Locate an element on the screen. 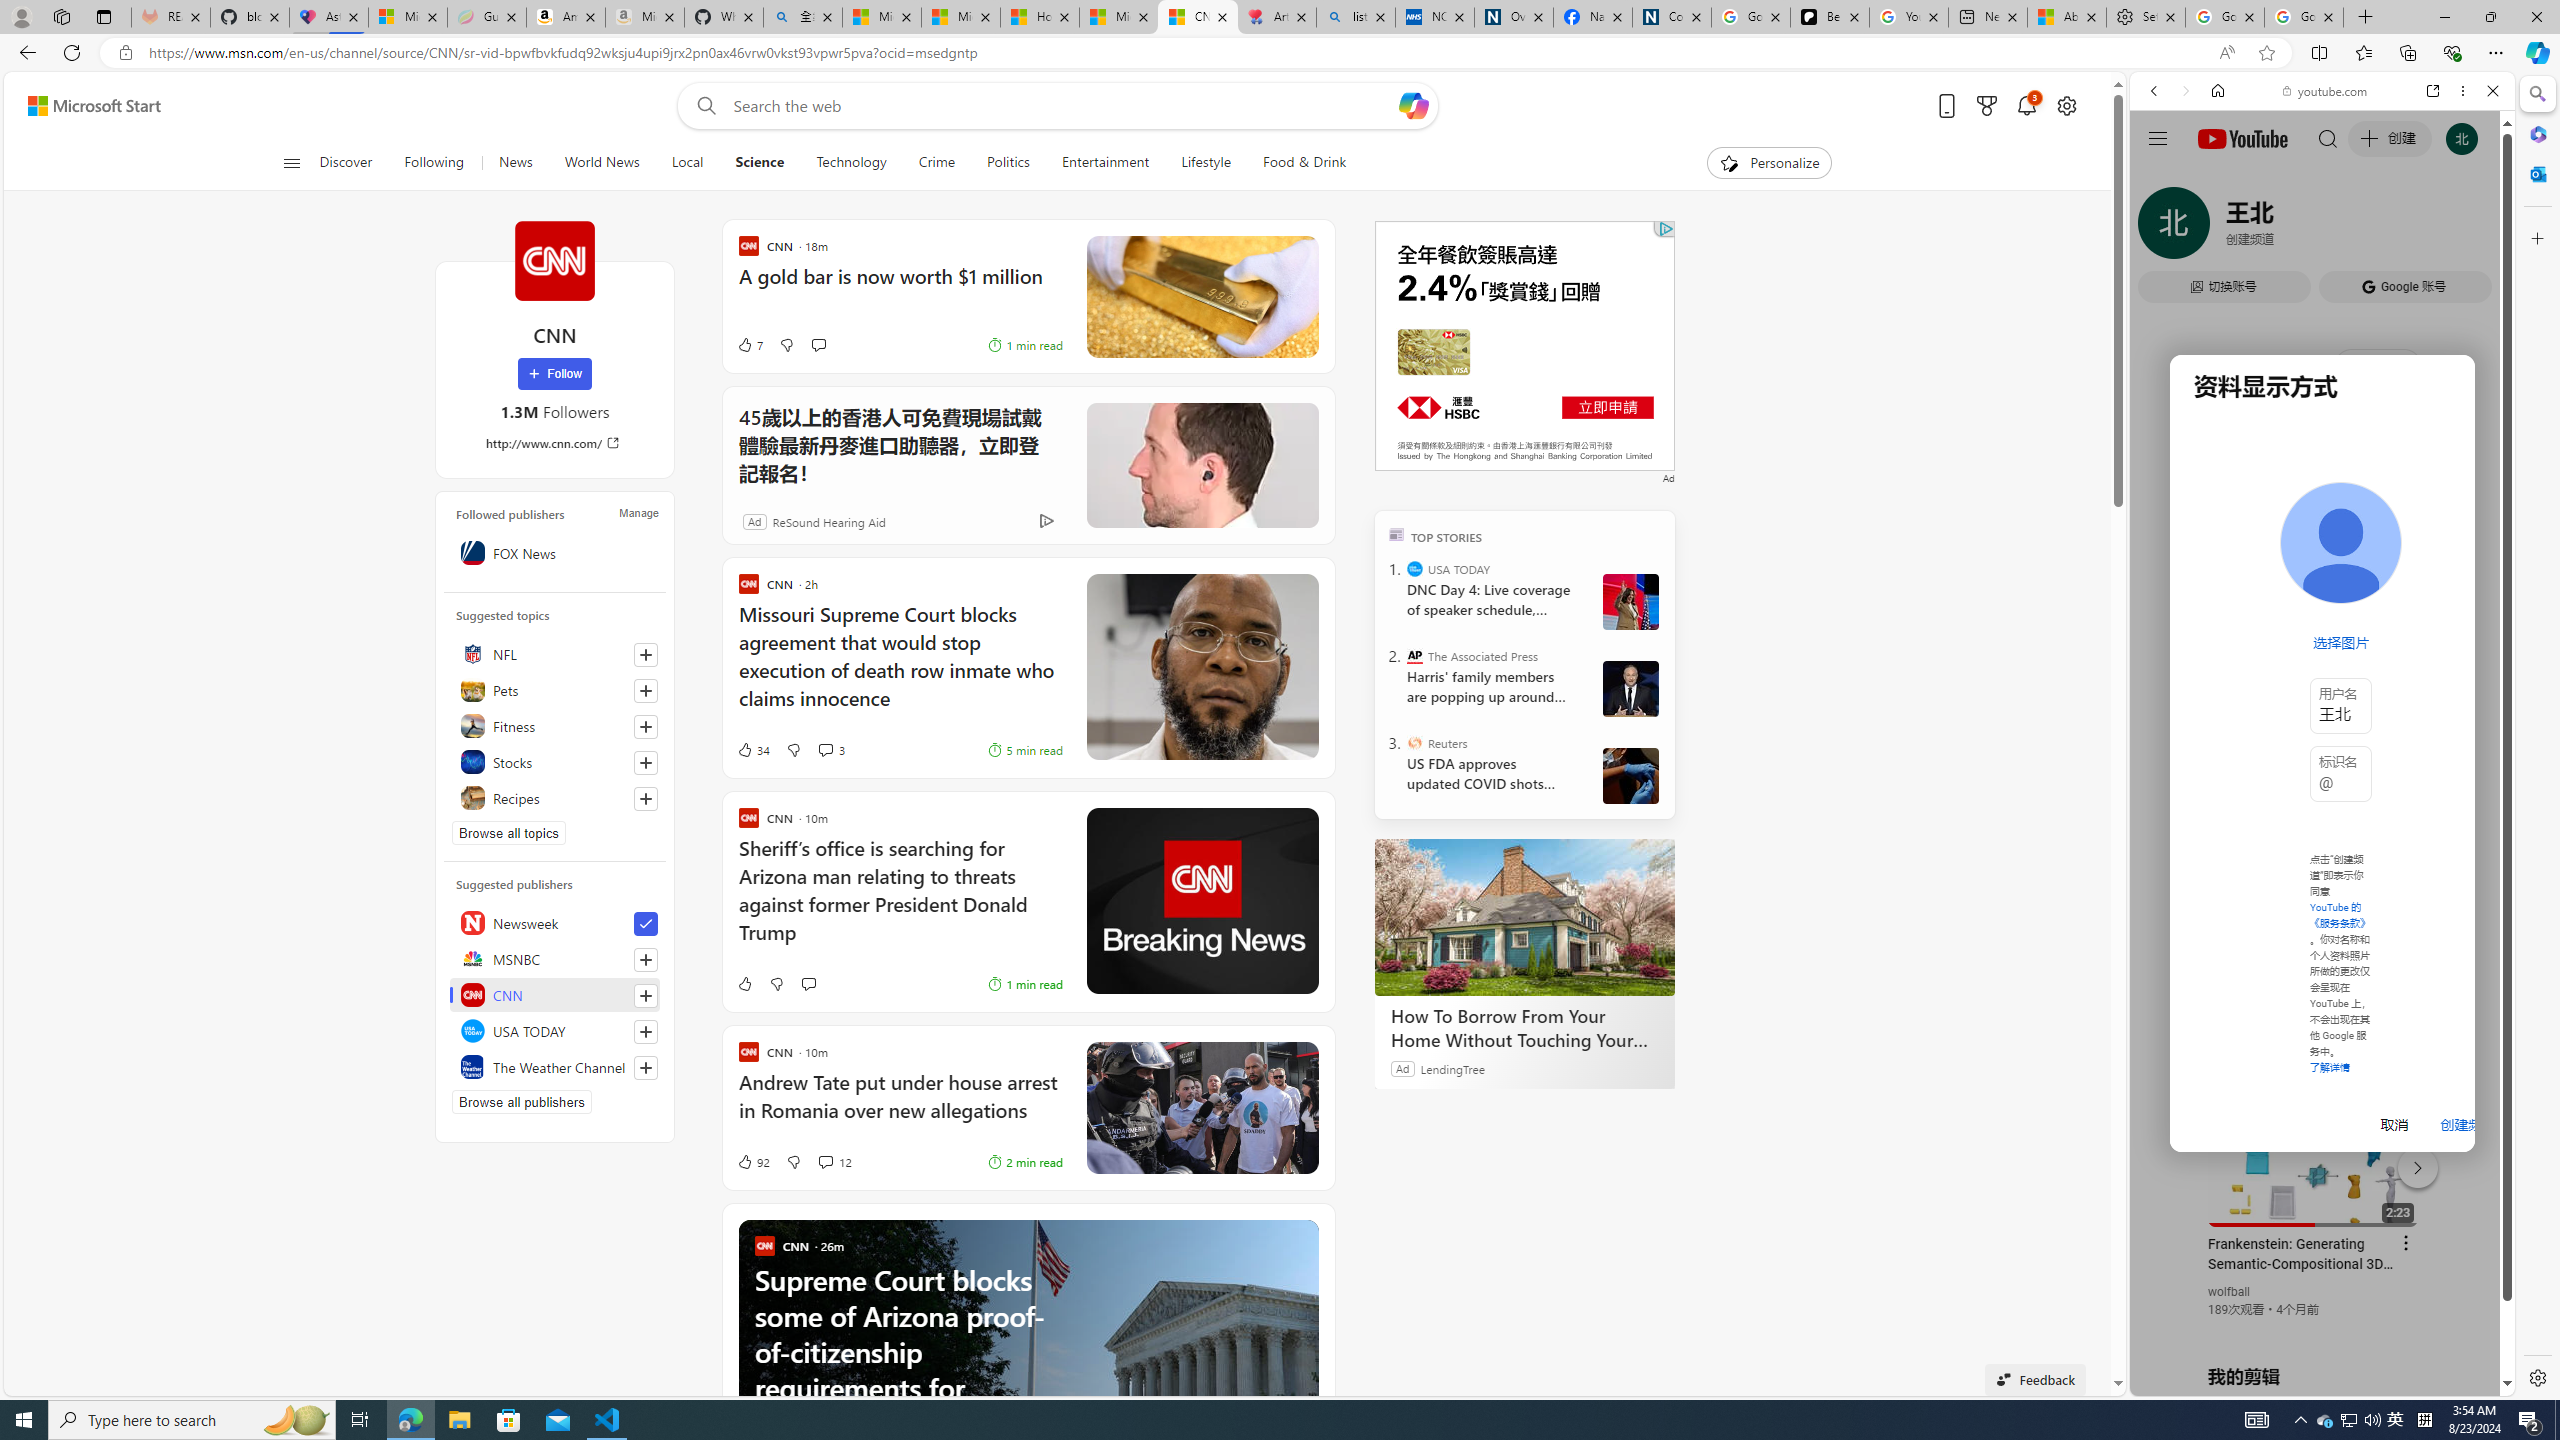  'Web search' is located at coordinates (701, 106).